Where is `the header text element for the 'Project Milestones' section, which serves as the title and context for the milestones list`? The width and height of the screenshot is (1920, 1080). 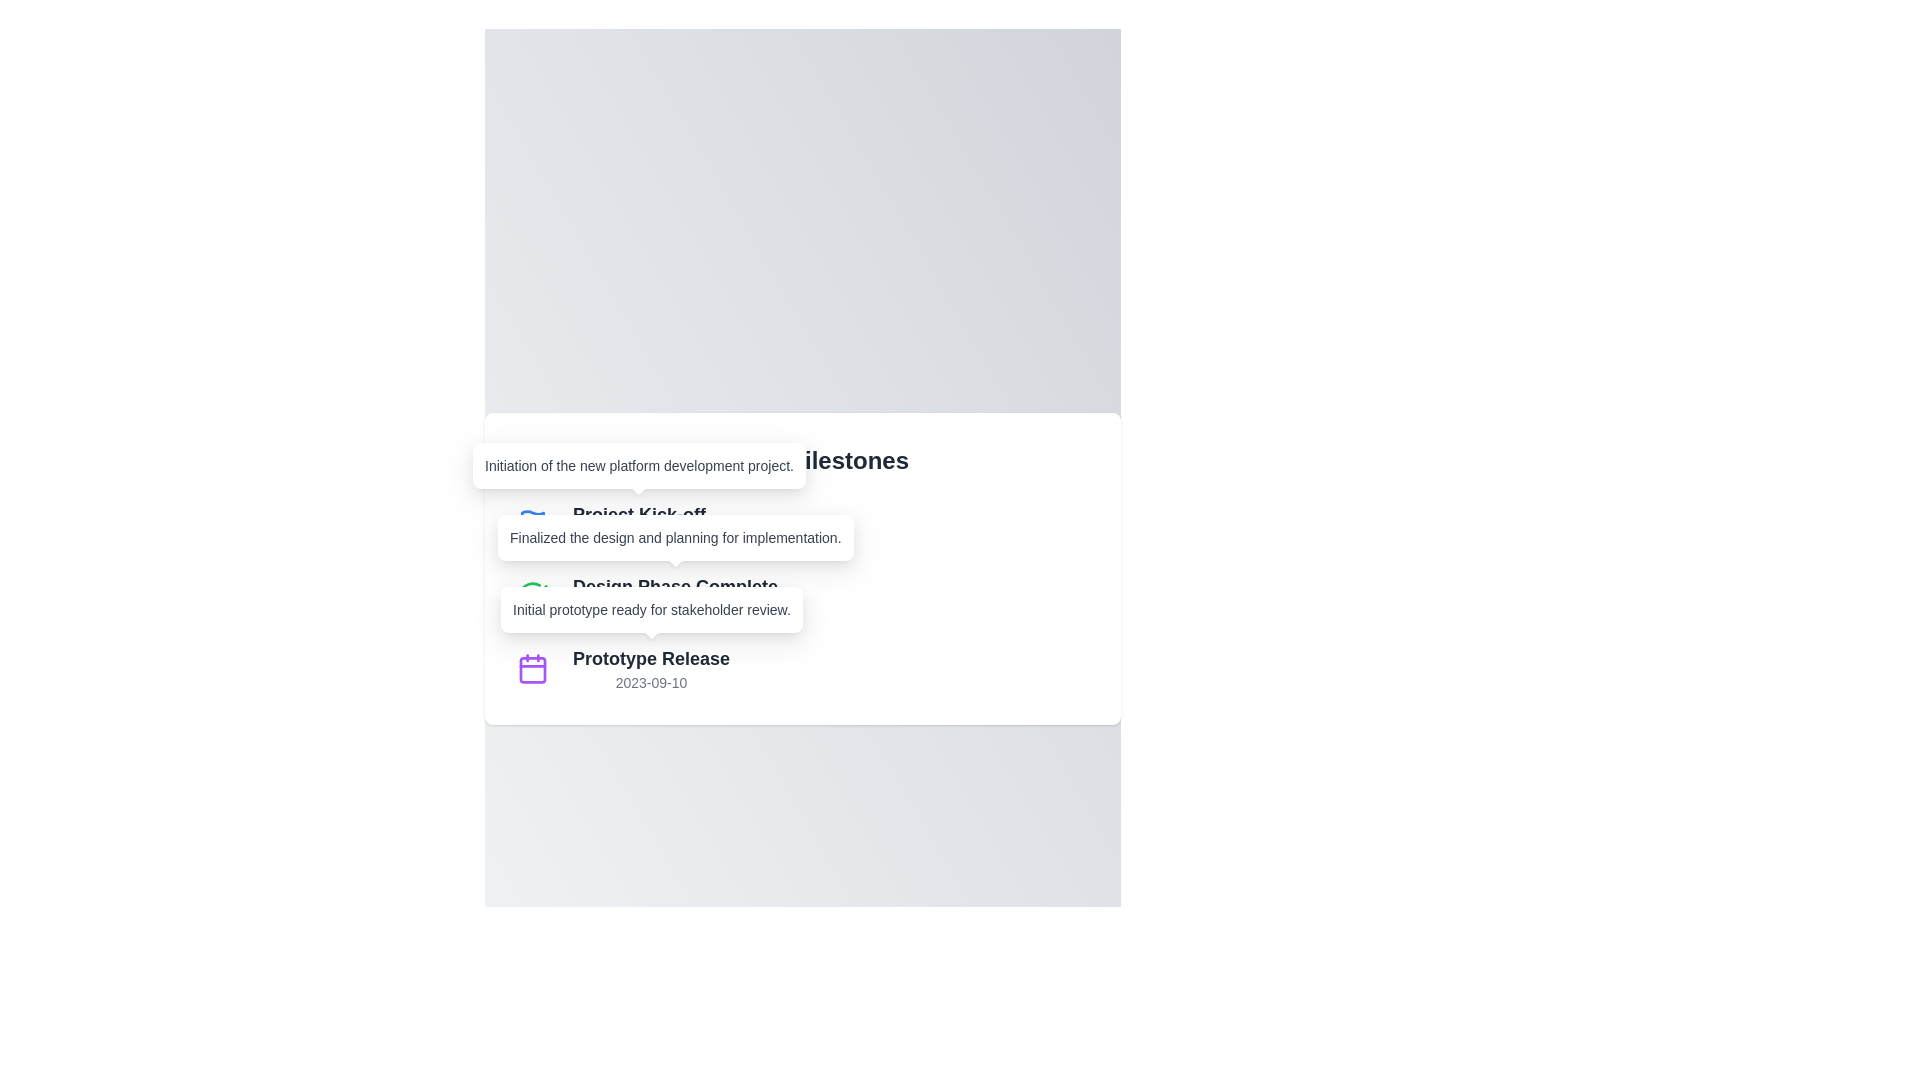
the header text element for the 'Project Milestones' section, which serves as the title and context for the milestones list is located at coordinates (802, 461).